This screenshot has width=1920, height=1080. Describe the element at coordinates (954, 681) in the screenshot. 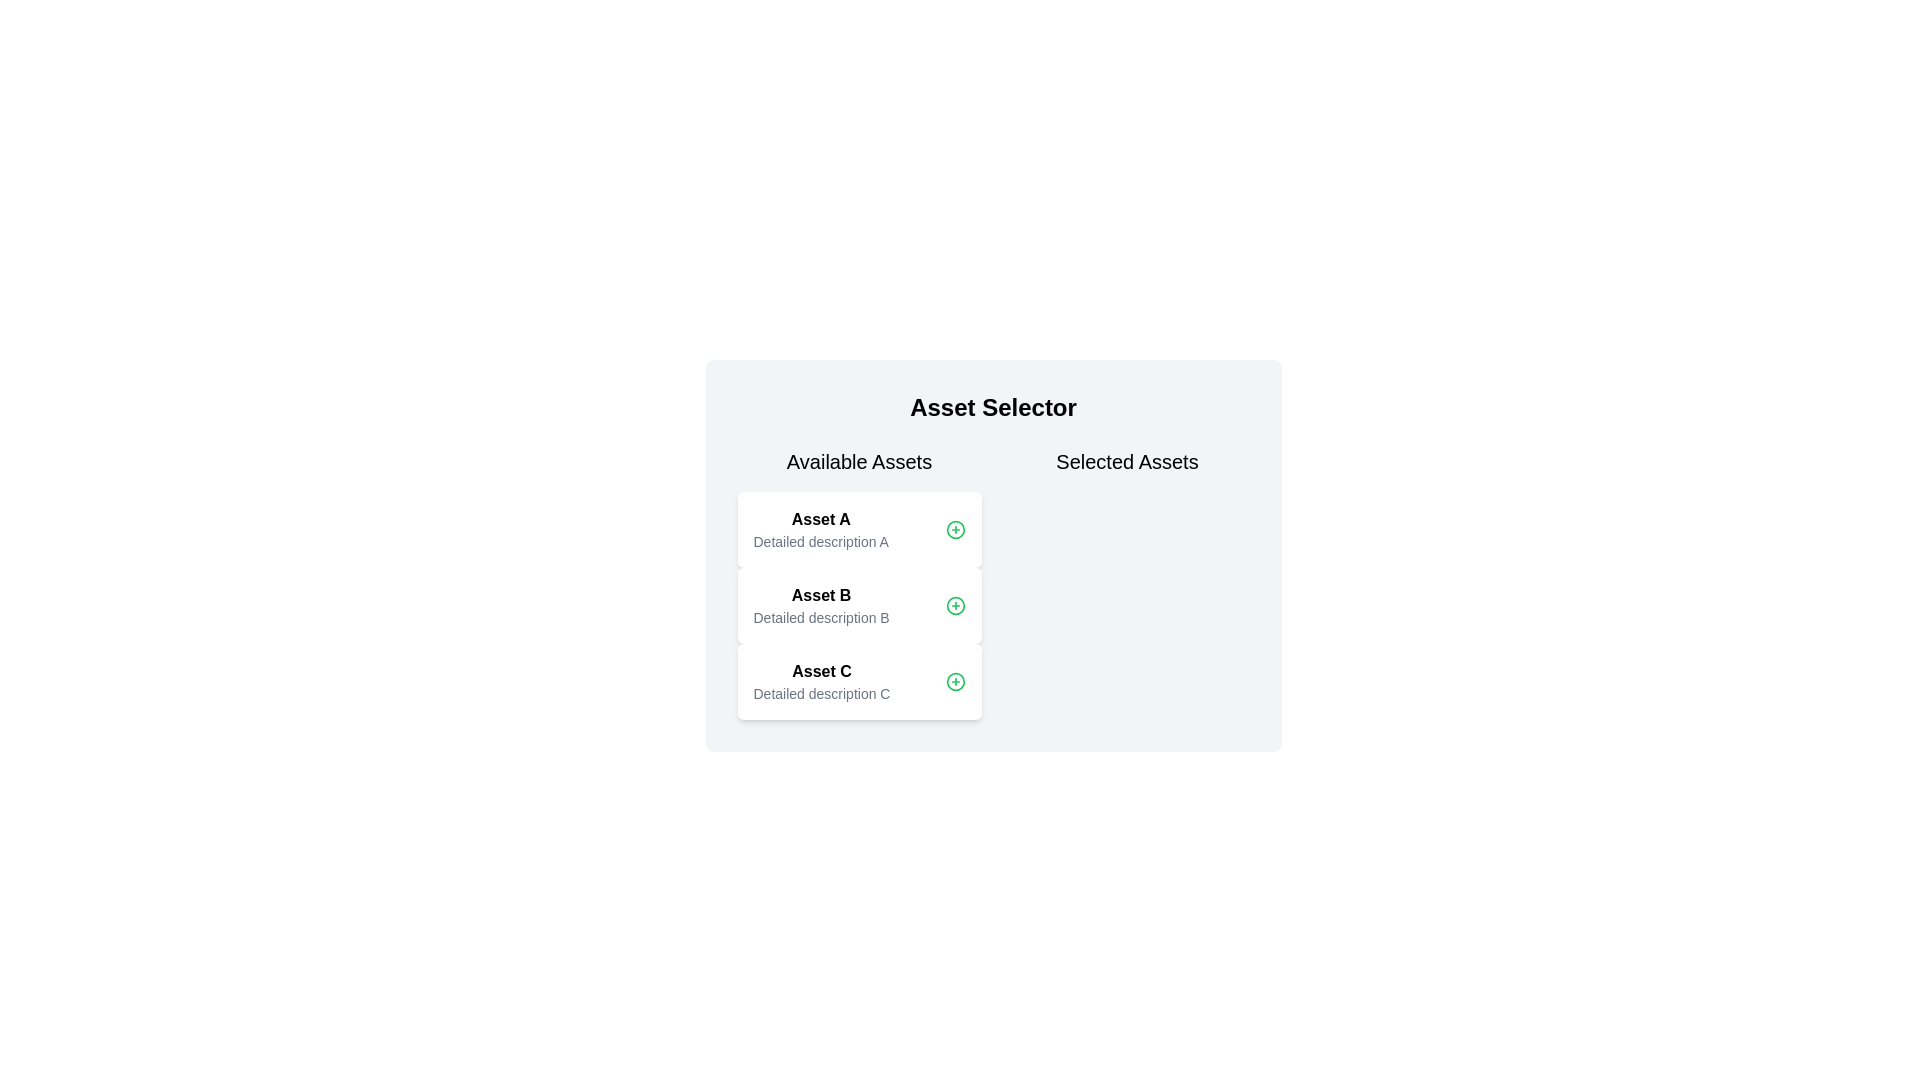

I see `the interactive button` at that location.